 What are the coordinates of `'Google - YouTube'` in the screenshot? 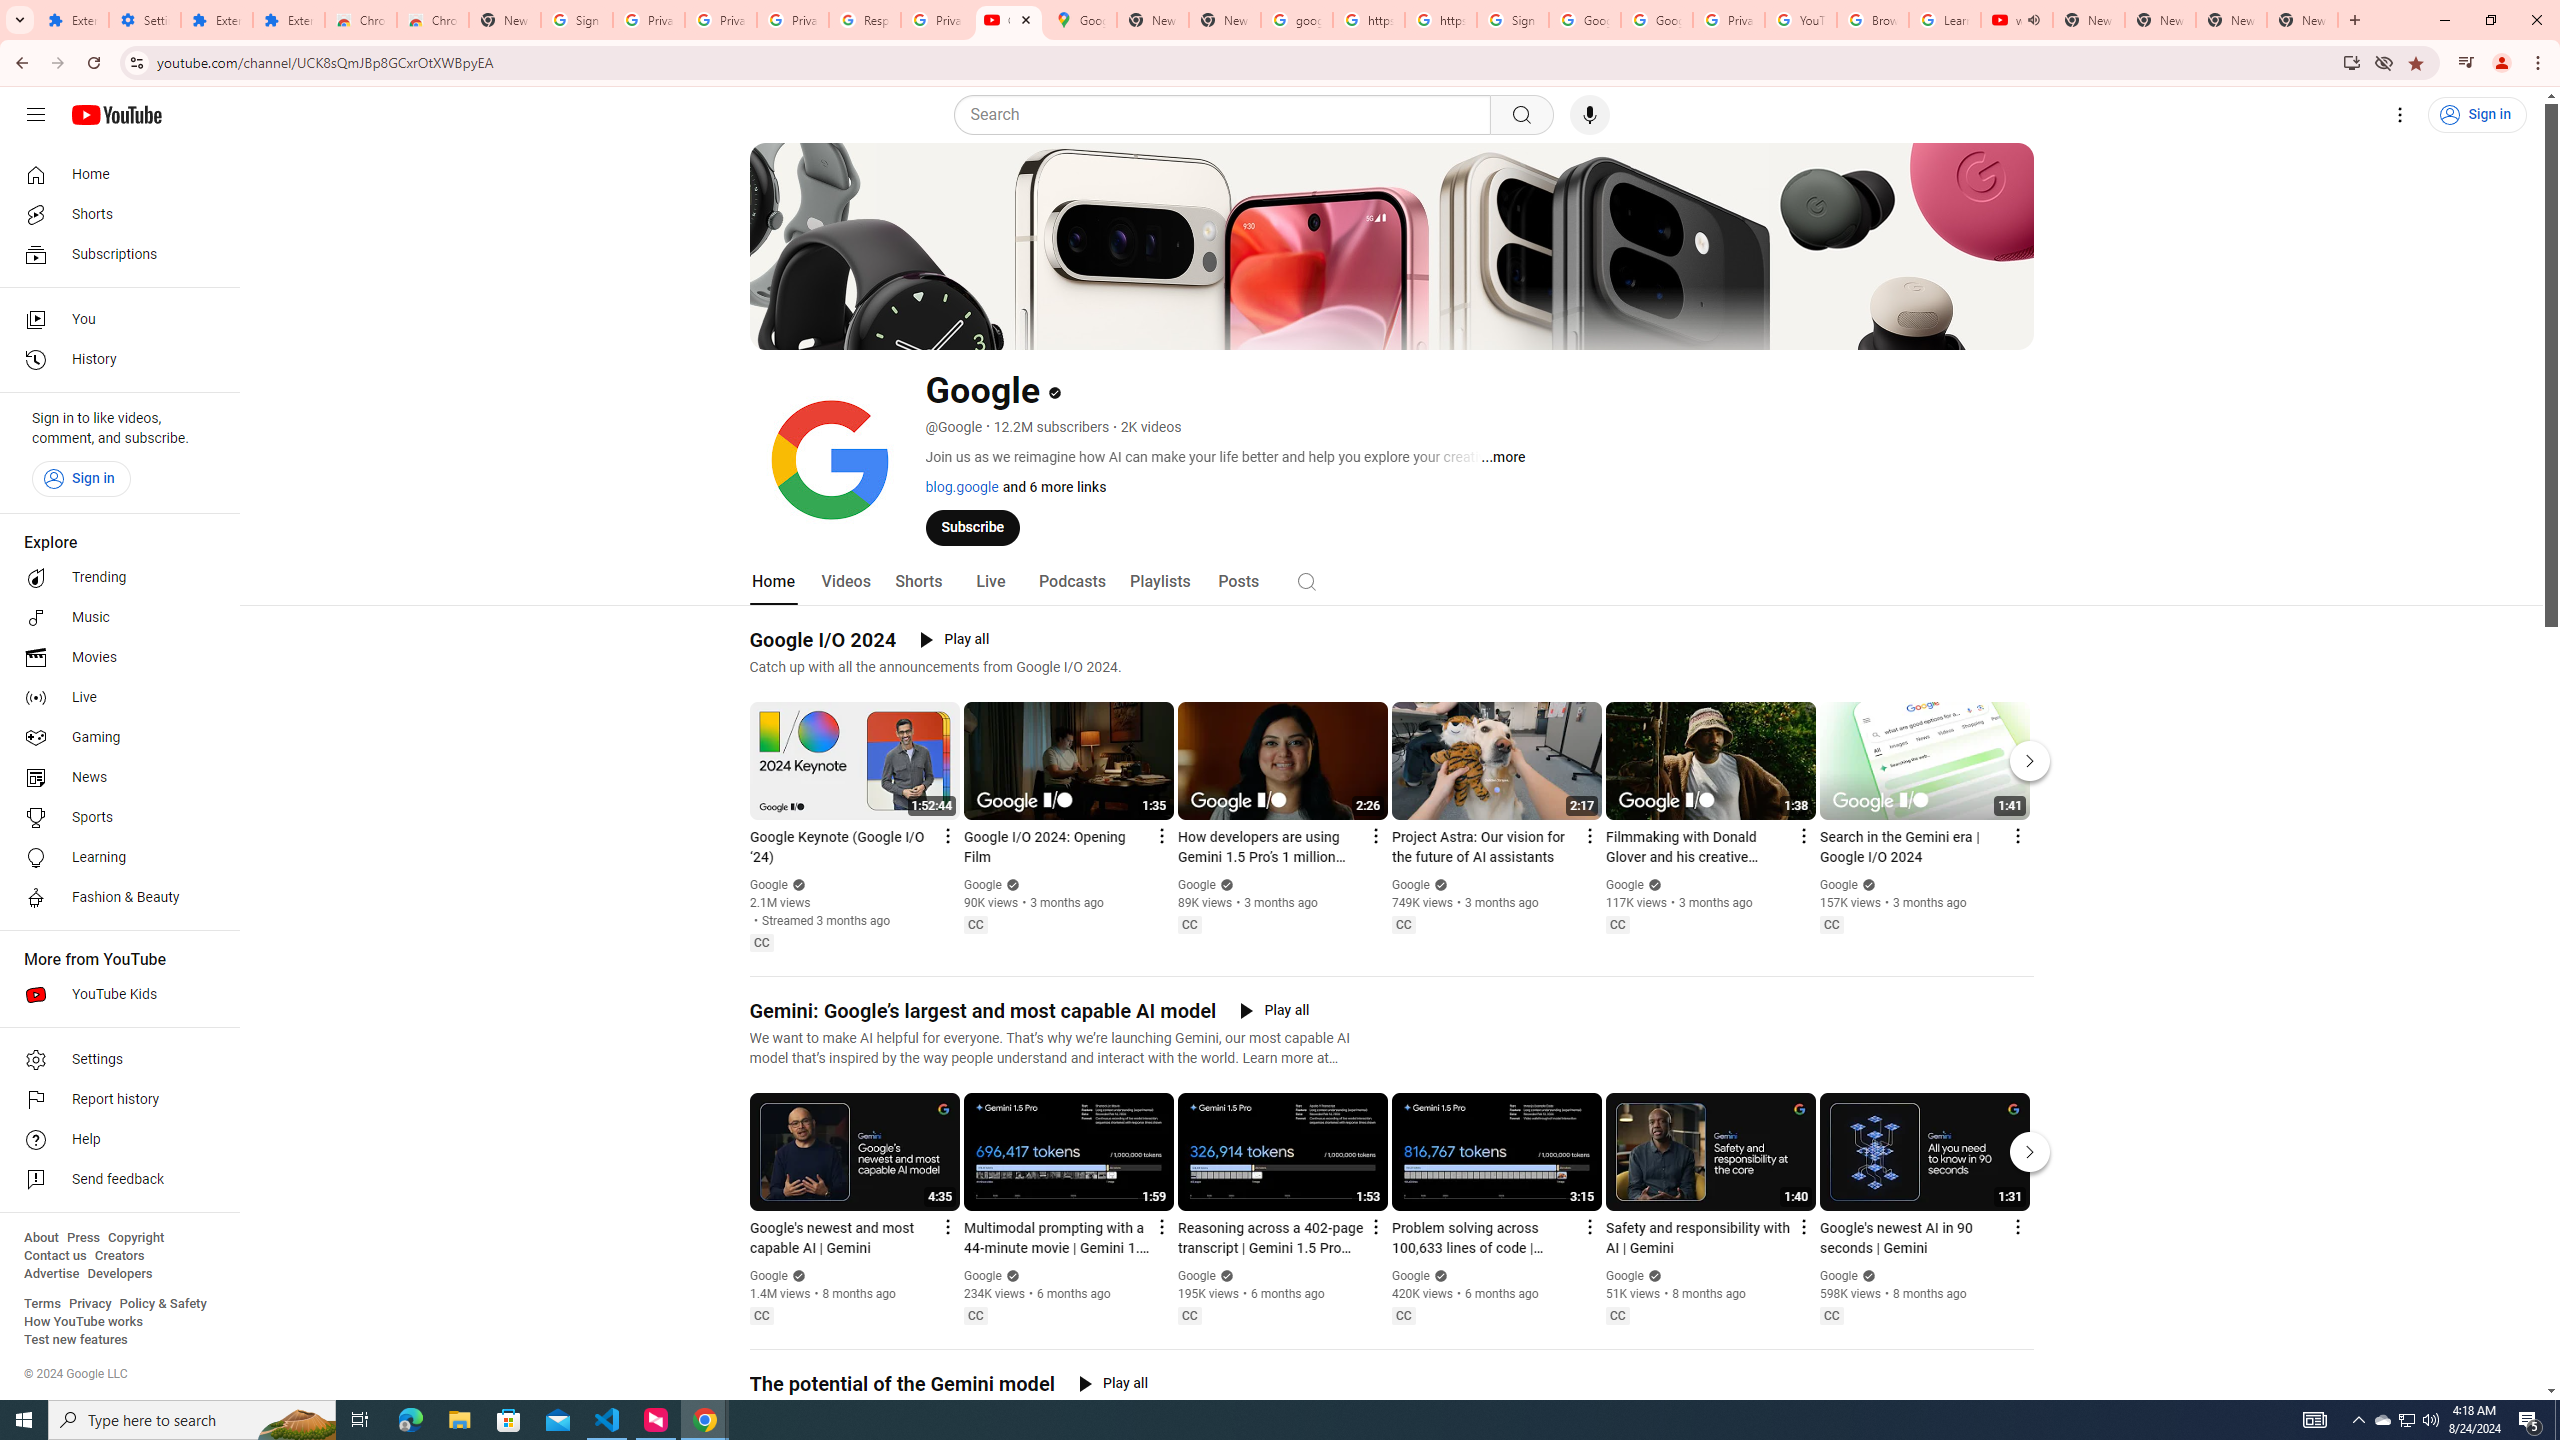 It's located at (1008, 19).